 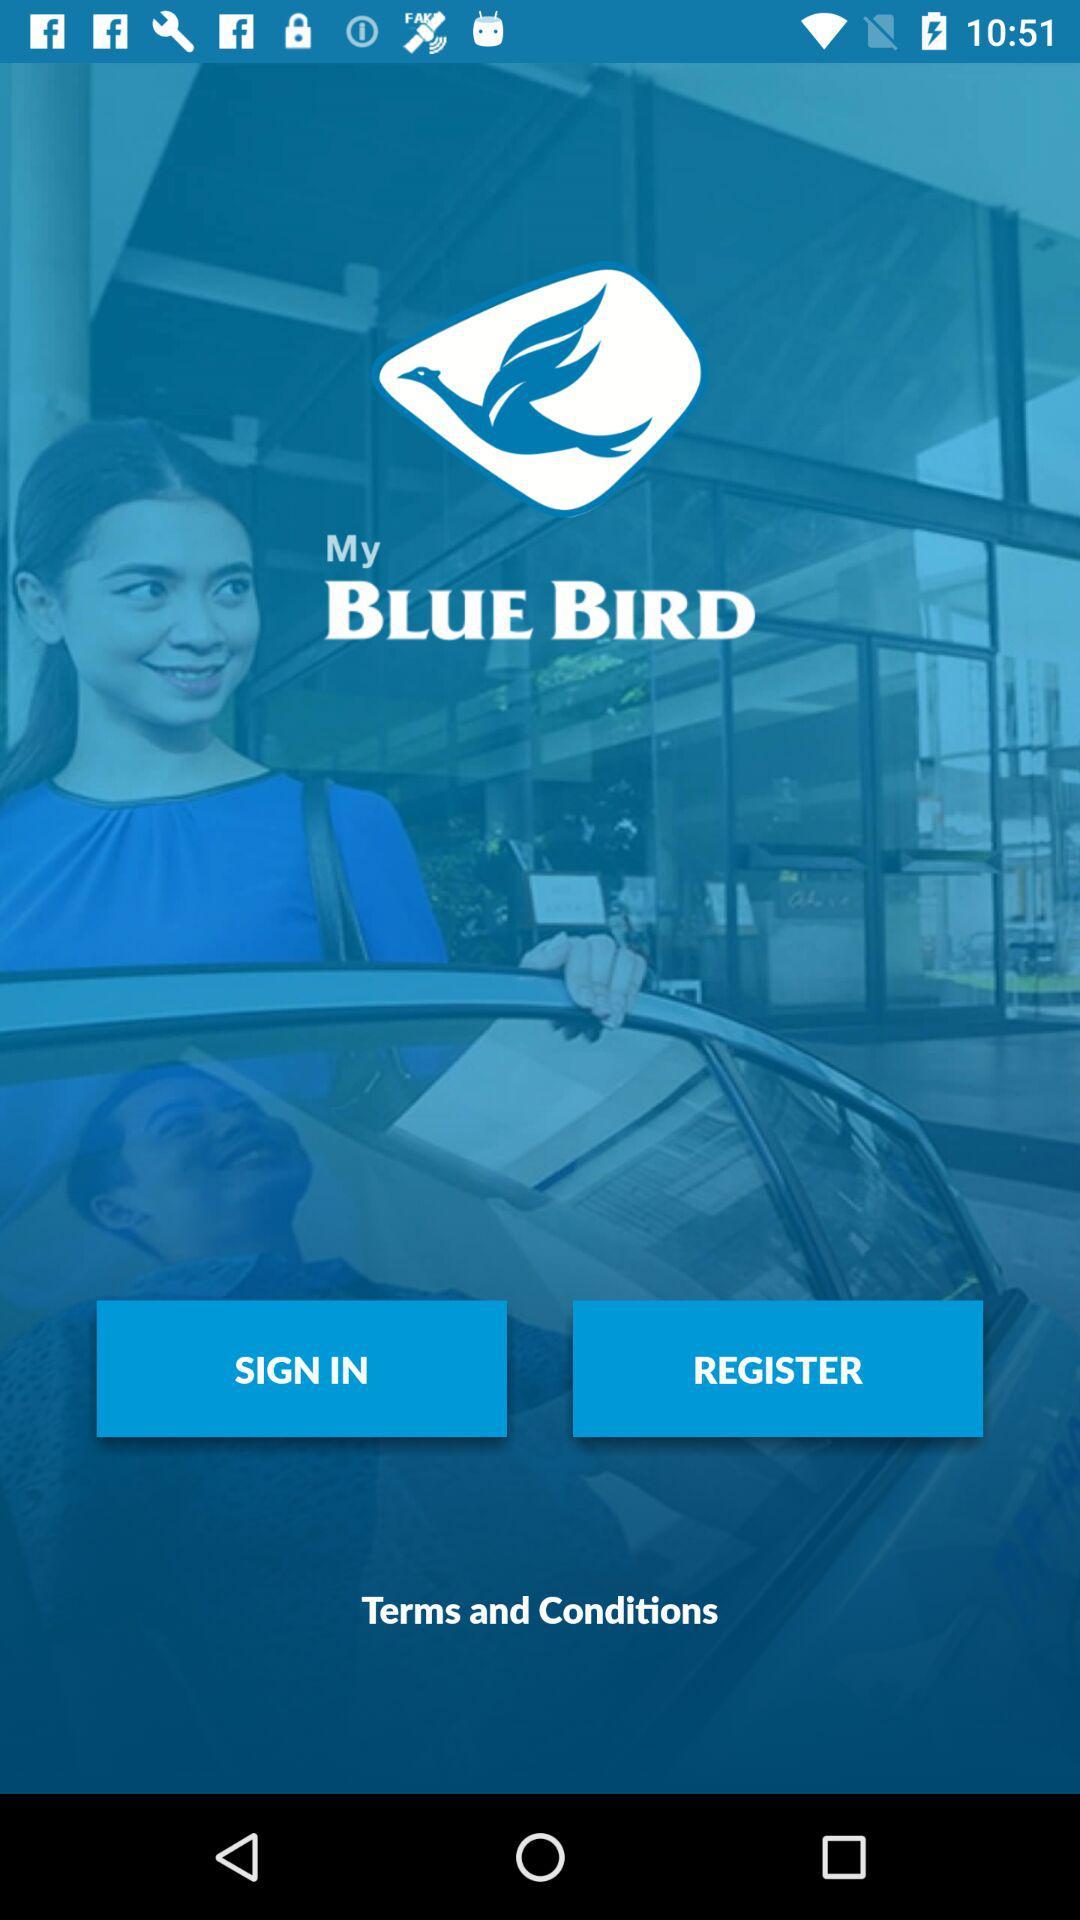 What do you see at coordinates (540, 1608) in the screenshot?
I see `the icon below sign in` at bounding box center [540, 1608].